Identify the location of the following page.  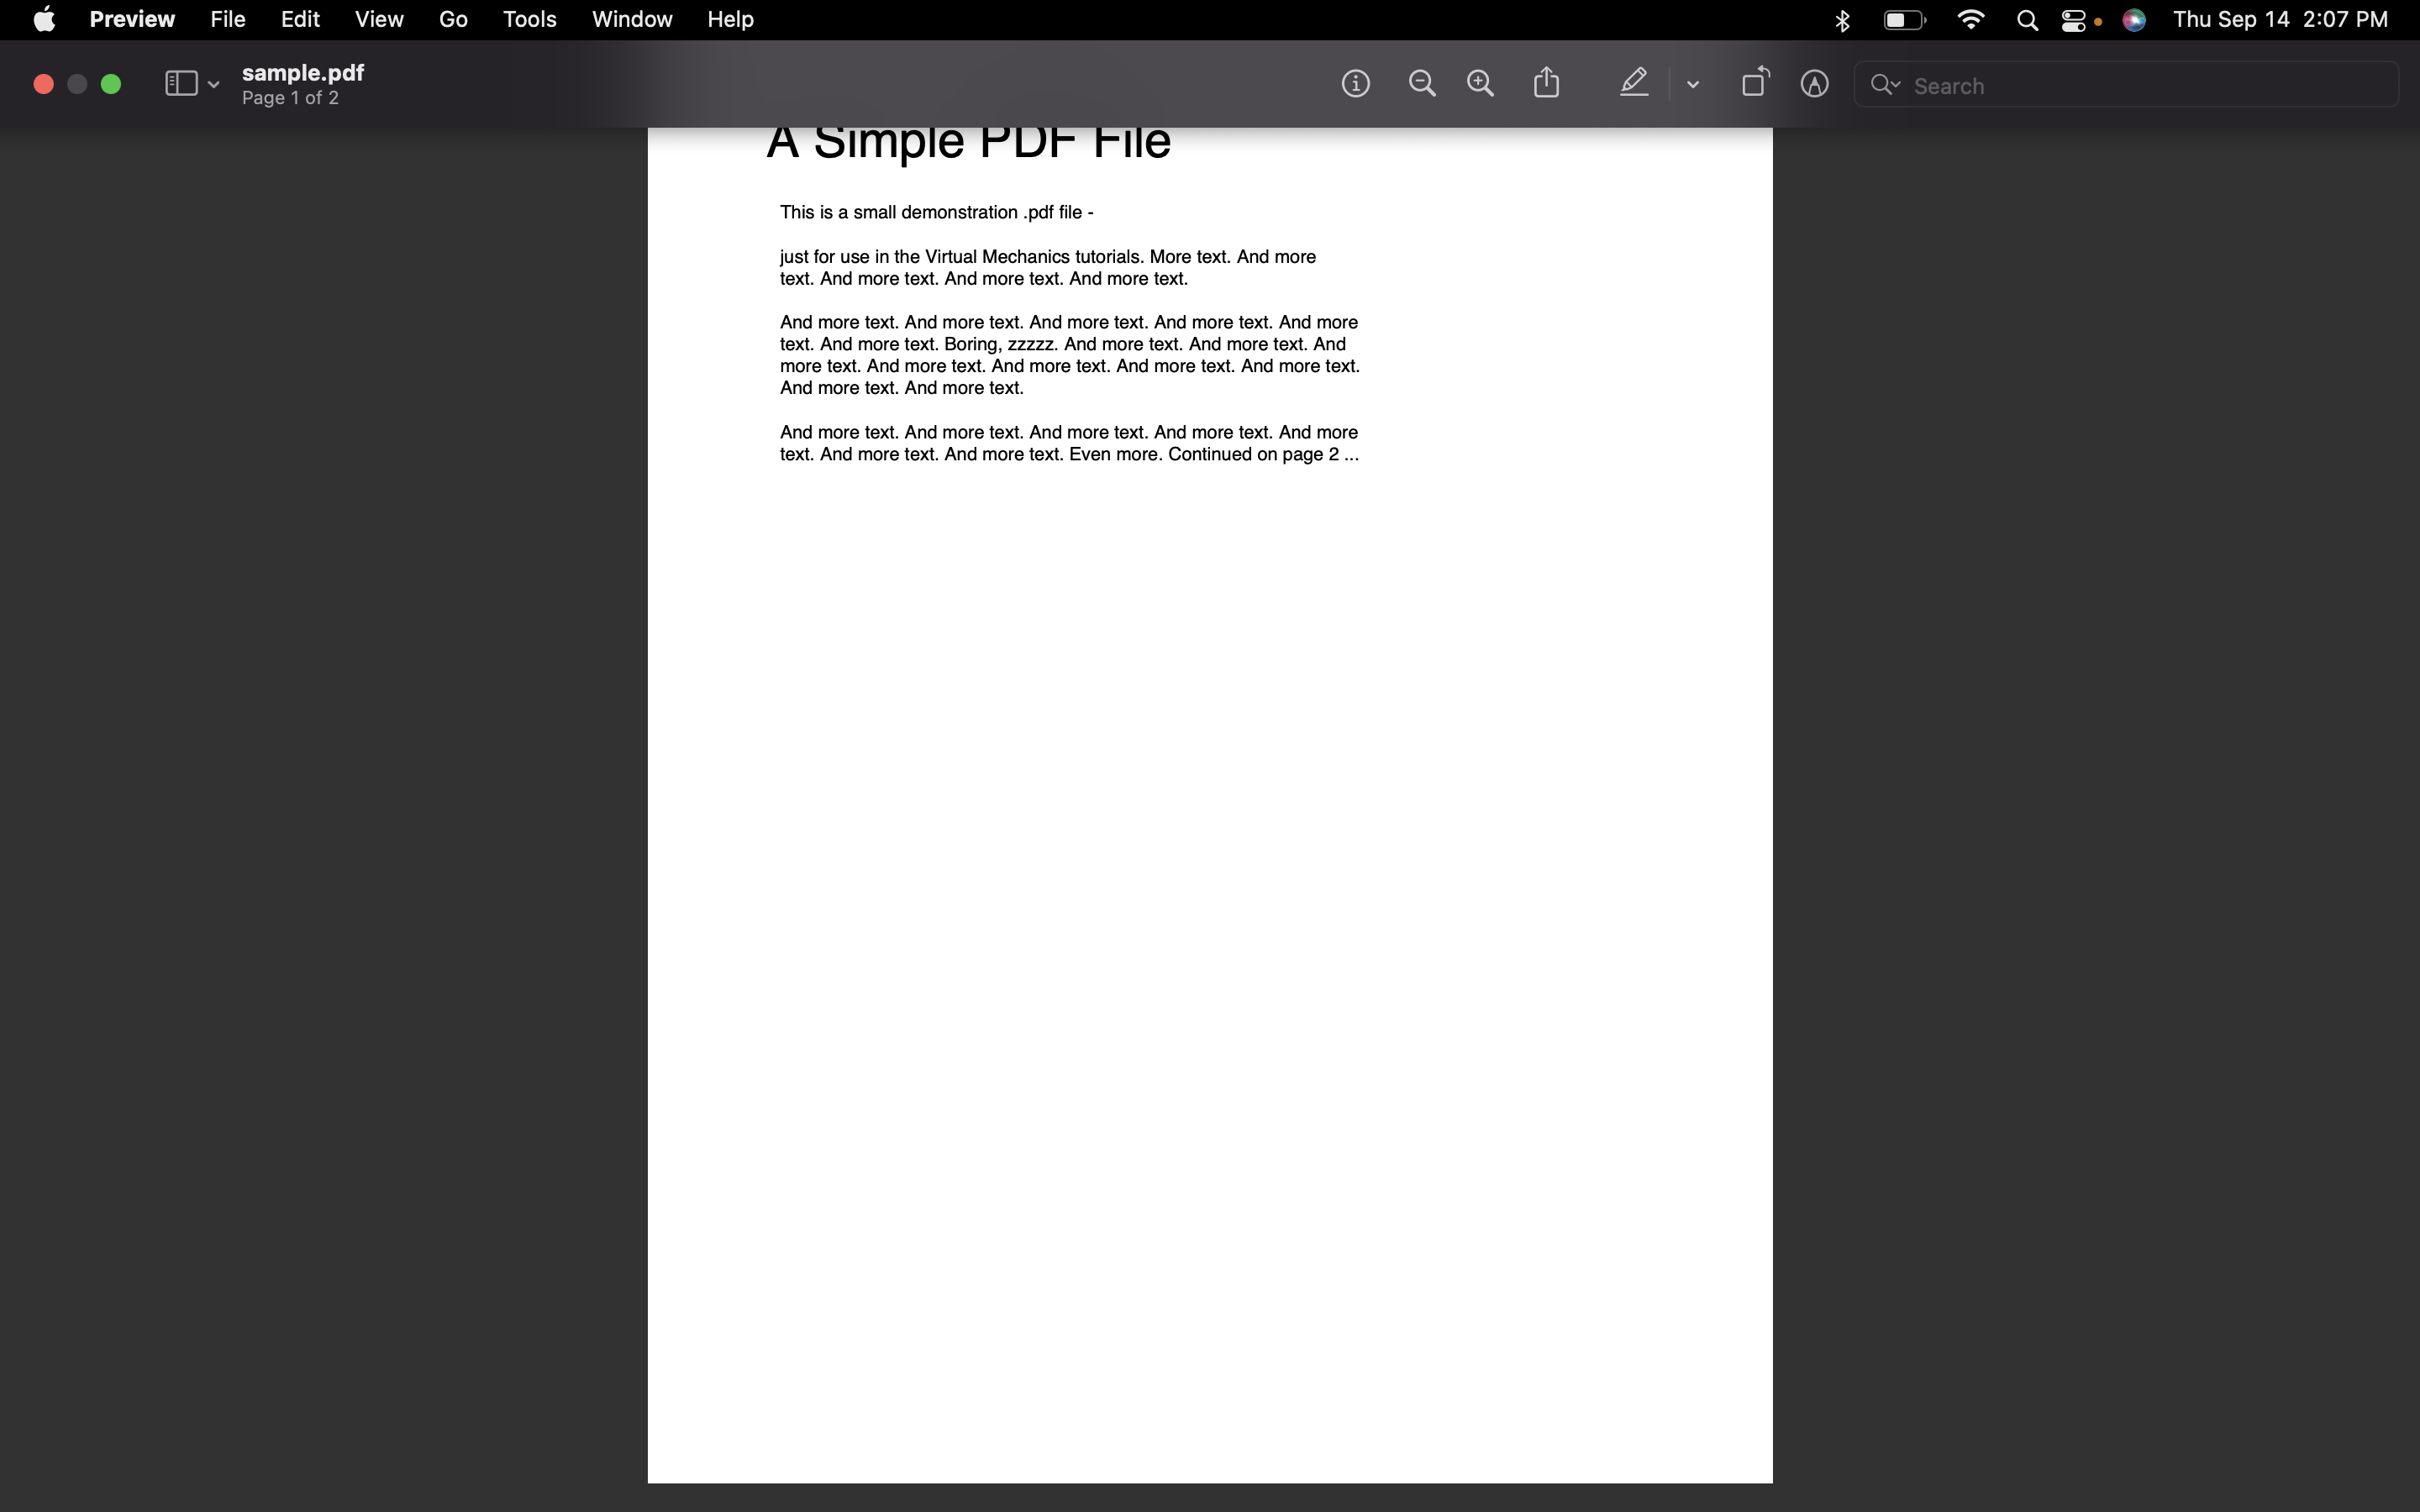
(454, 23).